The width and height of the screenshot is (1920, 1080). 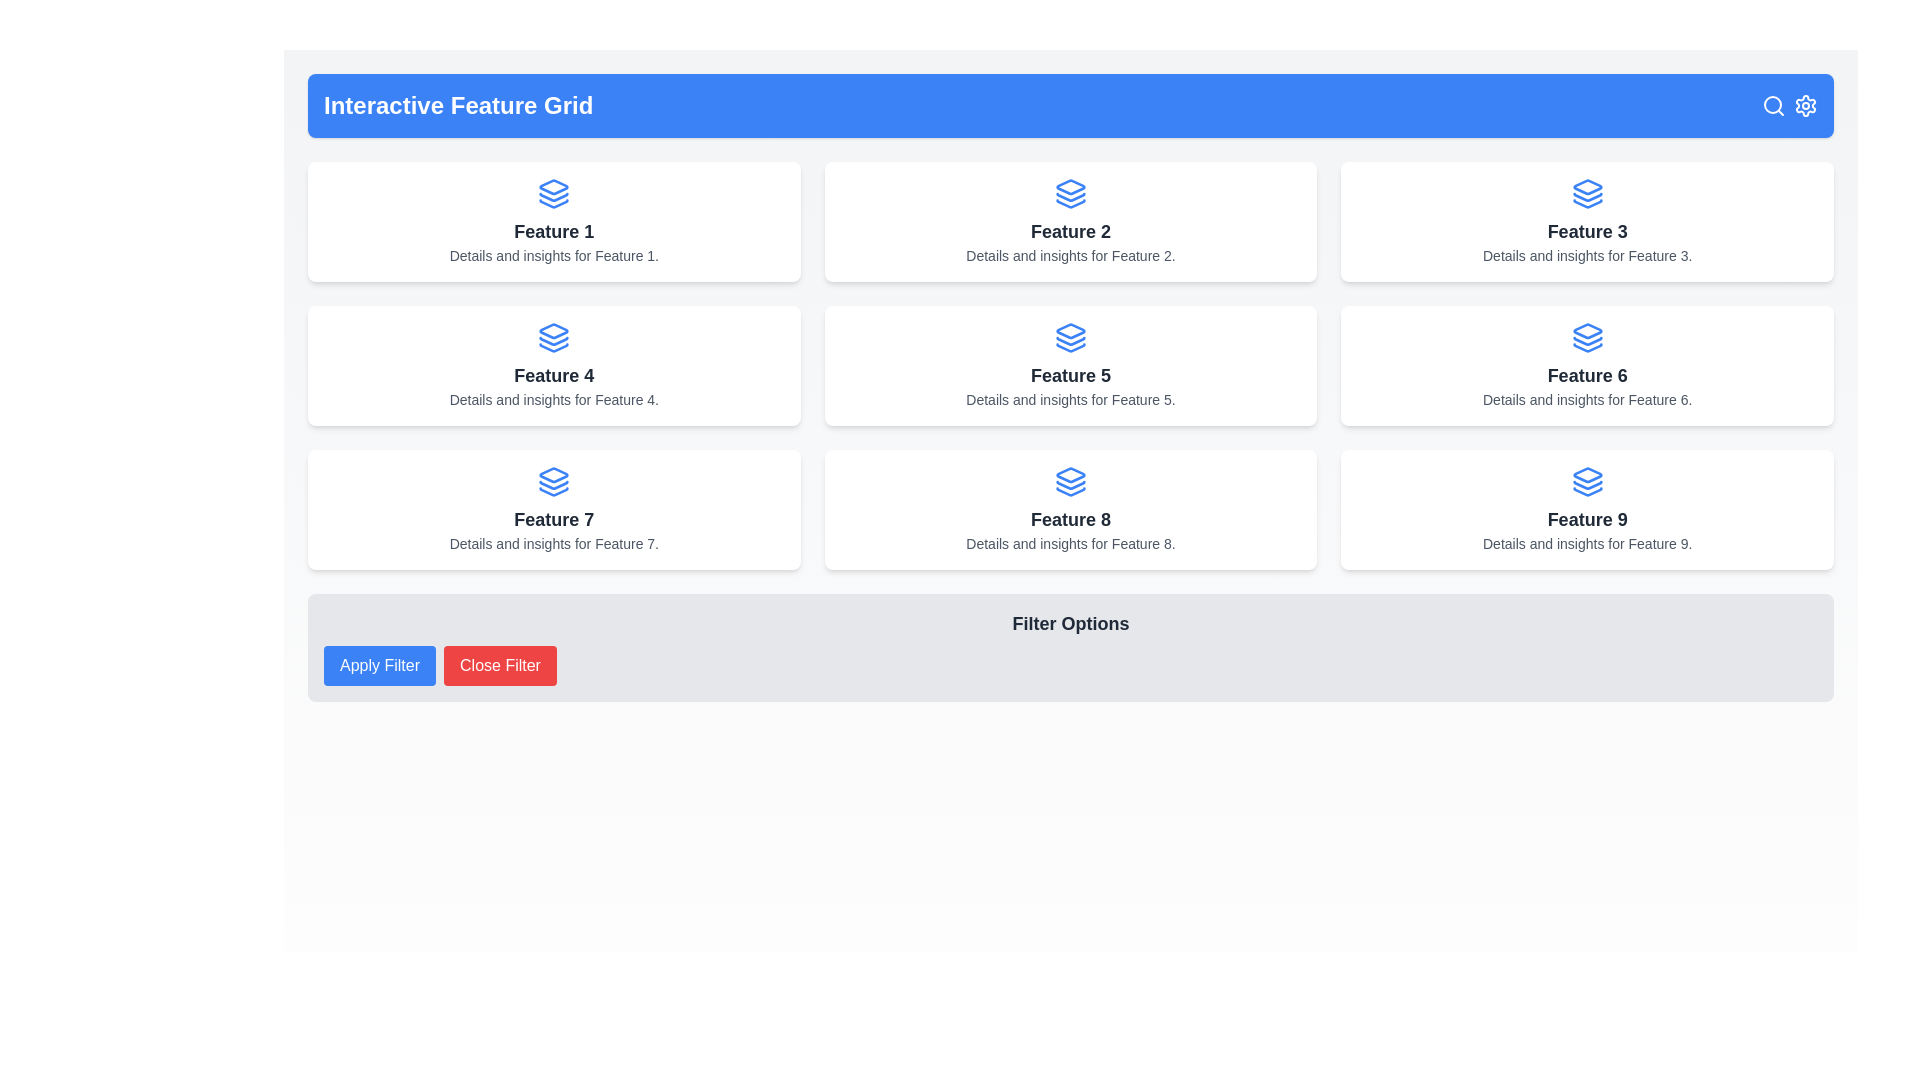 What do you see at coordinates (1586, 330) in the screenshot?
I see `the triangular graphical icon` at bounding box center [1586, 330].